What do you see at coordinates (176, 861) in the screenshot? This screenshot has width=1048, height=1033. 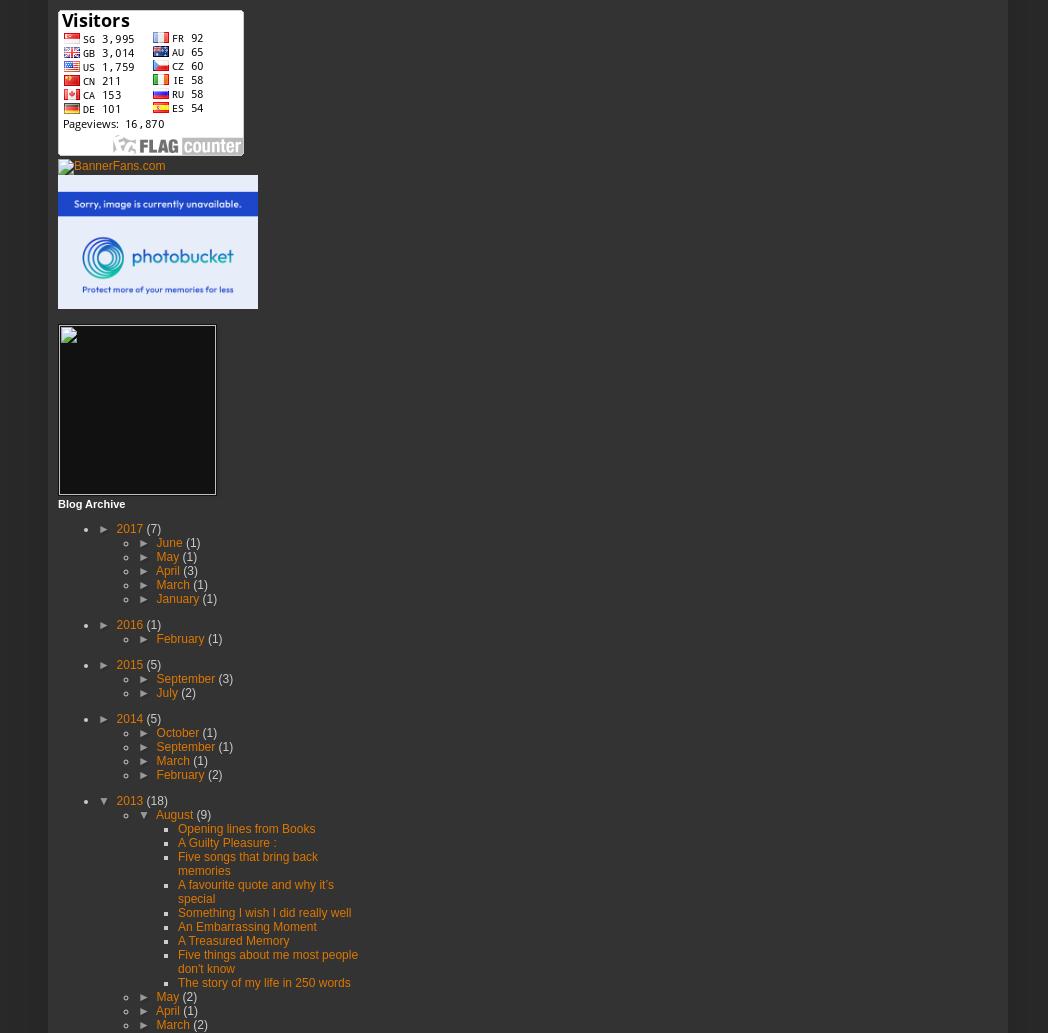 I see `'Five songs that bring back memories'` at bounding box center [176, 861].